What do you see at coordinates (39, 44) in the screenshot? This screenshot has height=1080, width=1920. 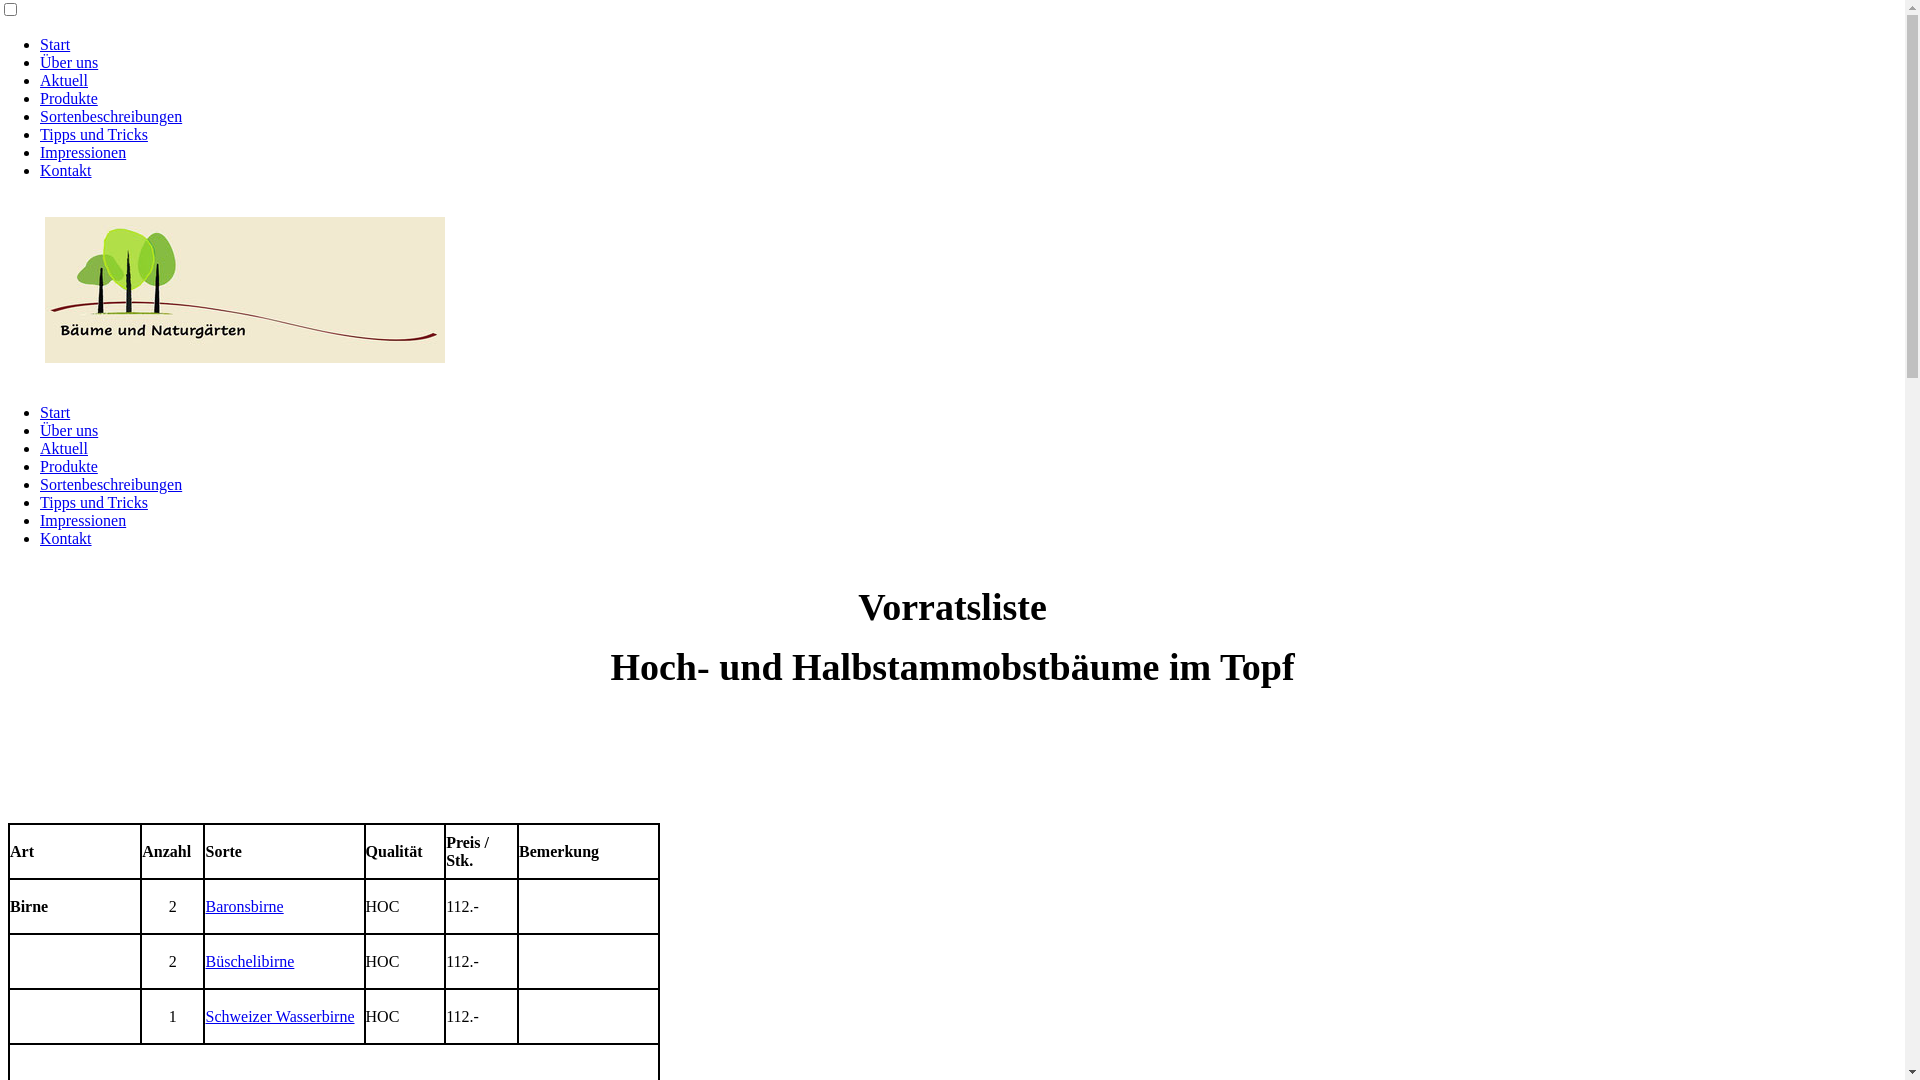 I see `'Start'` at bounding box center [39, 44].